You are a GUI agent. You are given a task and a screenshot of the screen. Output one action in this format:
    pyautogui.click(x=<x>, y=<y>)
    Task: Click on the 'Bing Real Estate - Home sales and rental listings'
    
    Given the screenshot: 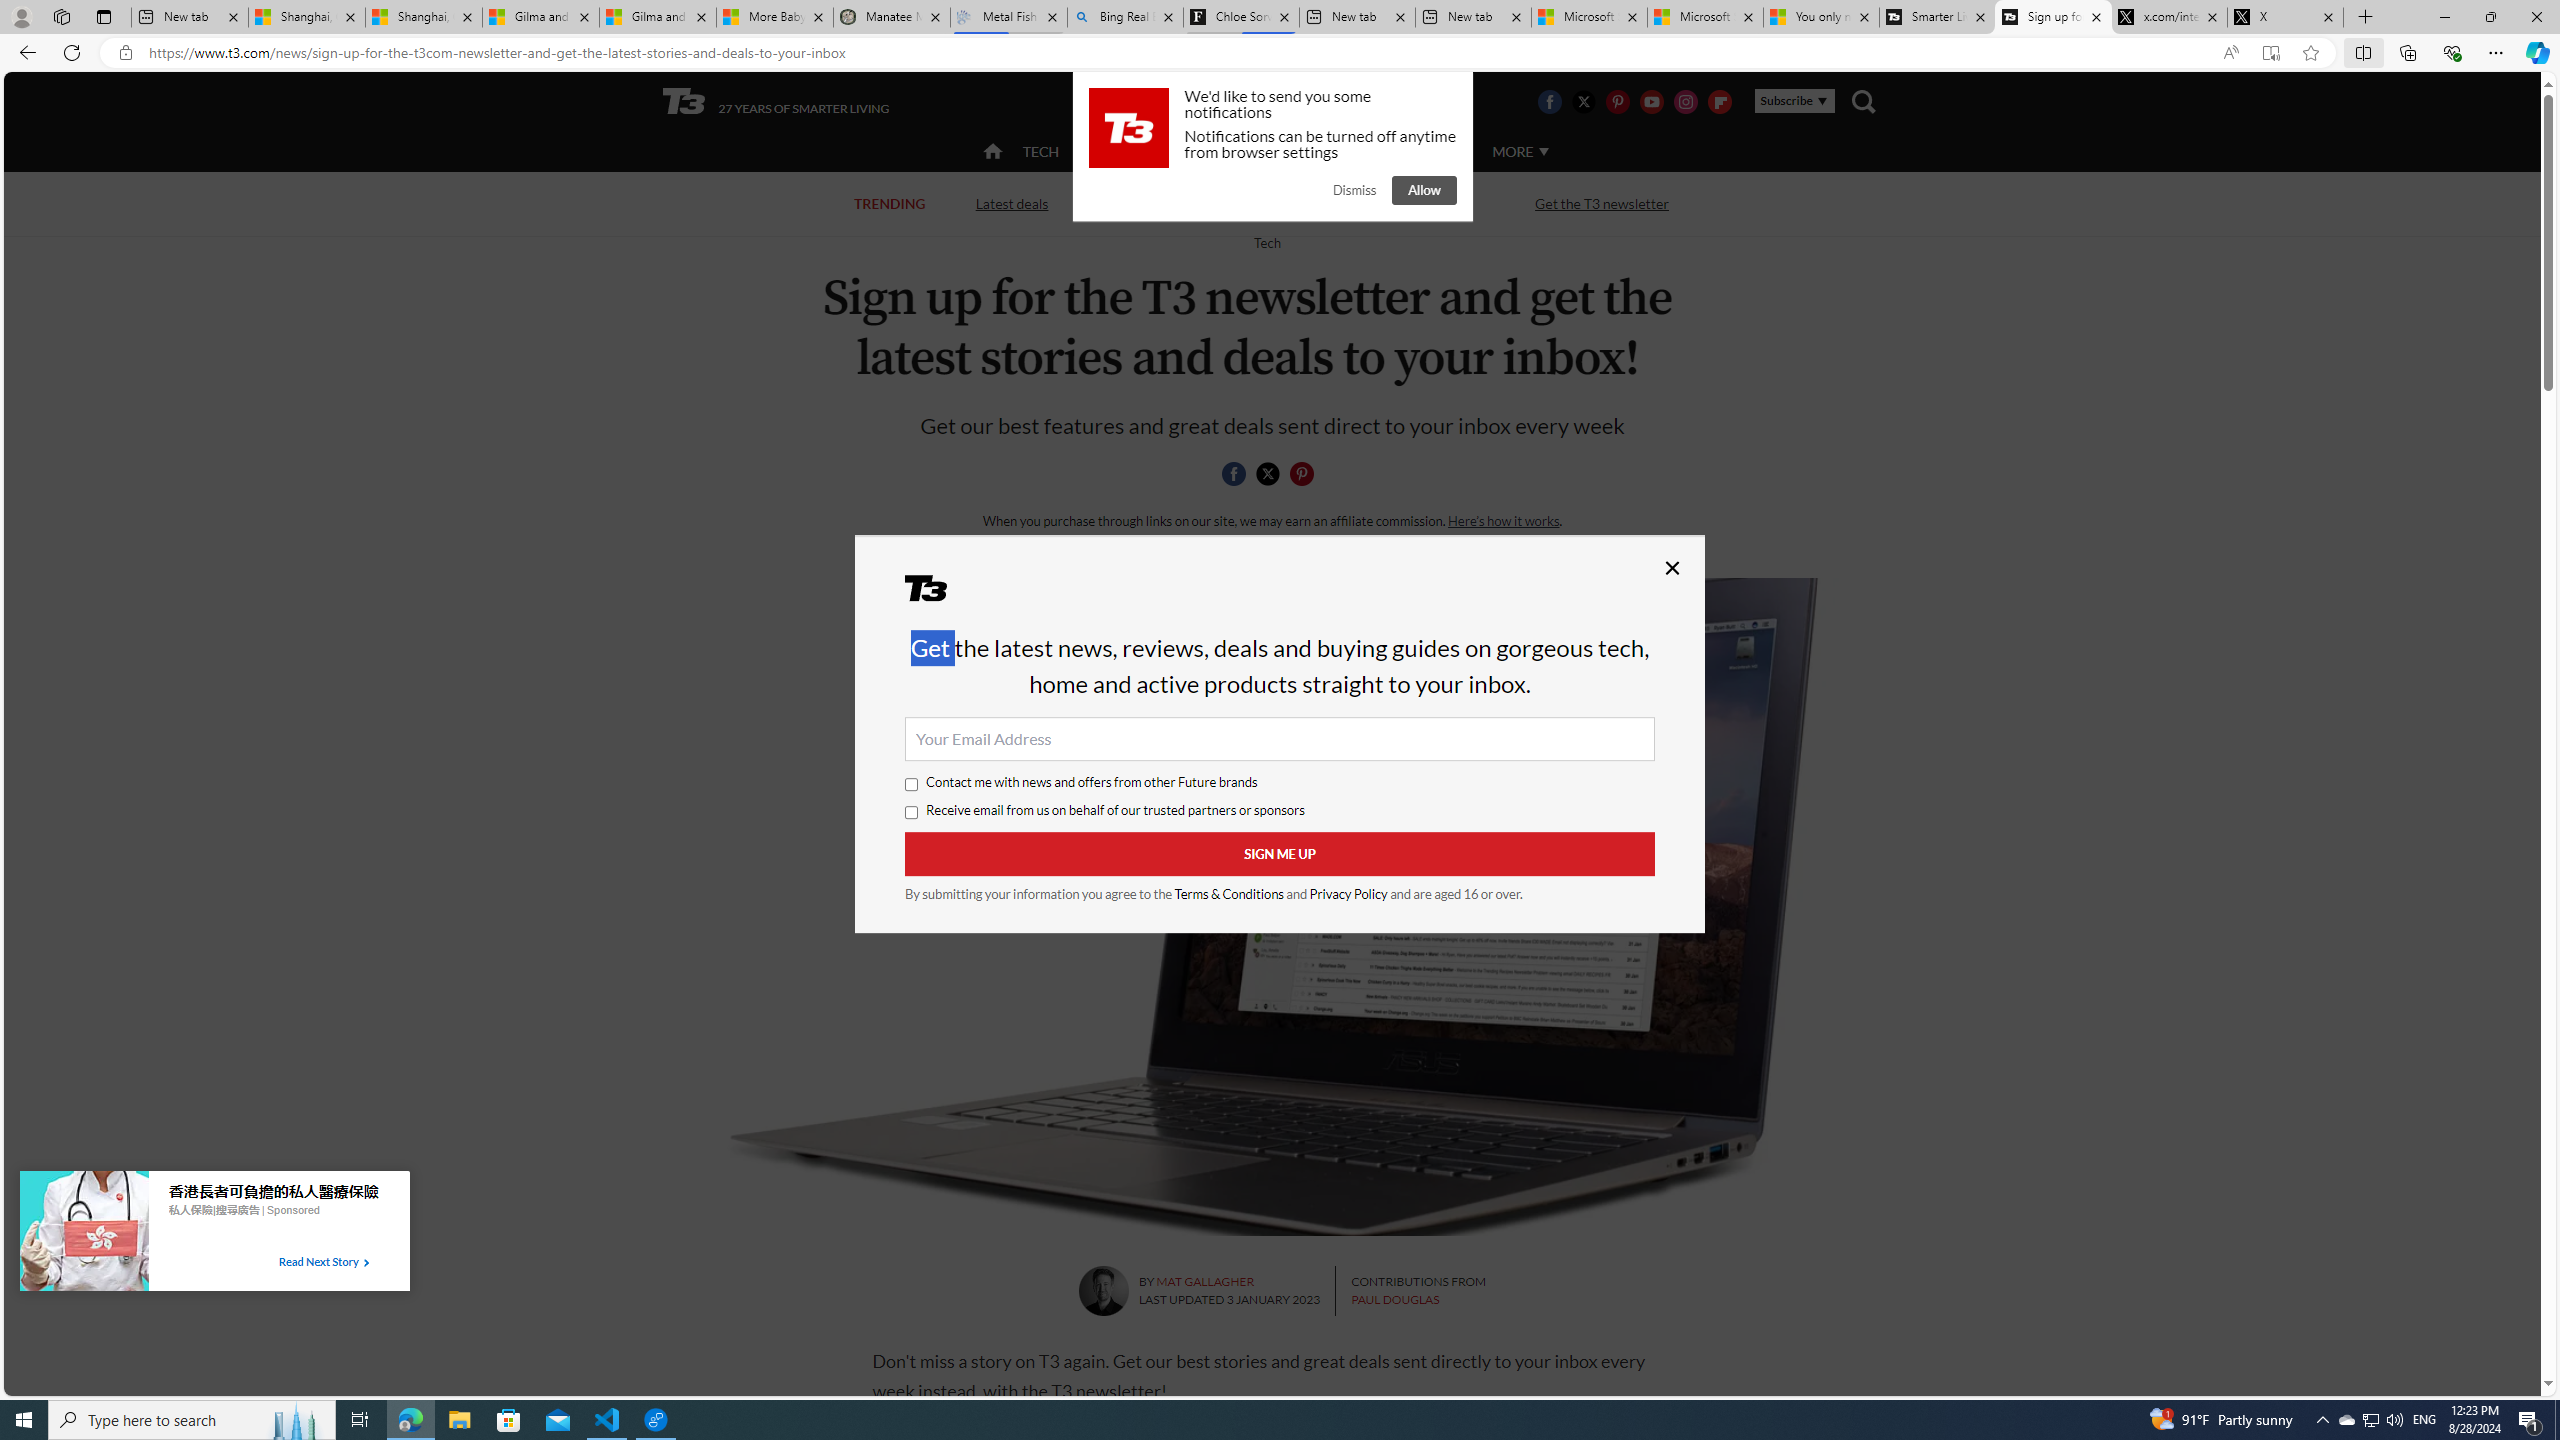 What is the action you would take?
    pyautogui.click(x=1125, y=16)
    